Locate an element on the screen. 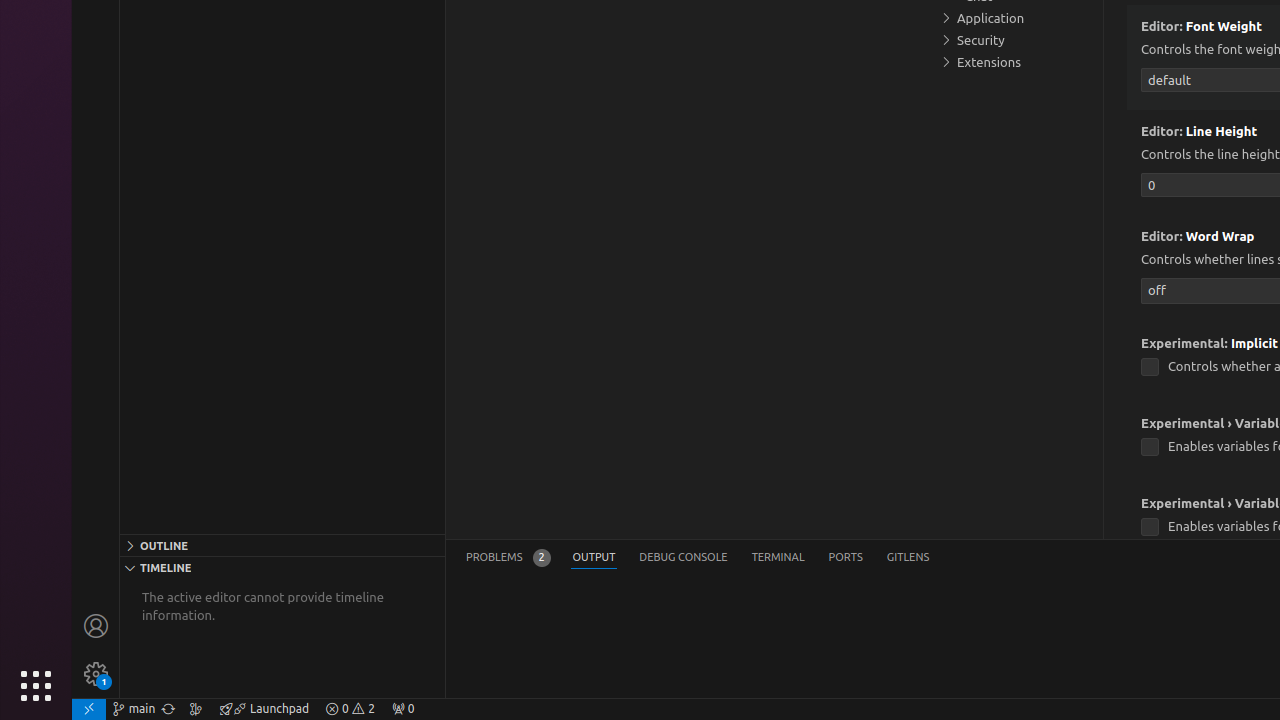 The height and width of the screenshot is (720, 1280). 'Application, group' is located at coordinates (1015, 18).